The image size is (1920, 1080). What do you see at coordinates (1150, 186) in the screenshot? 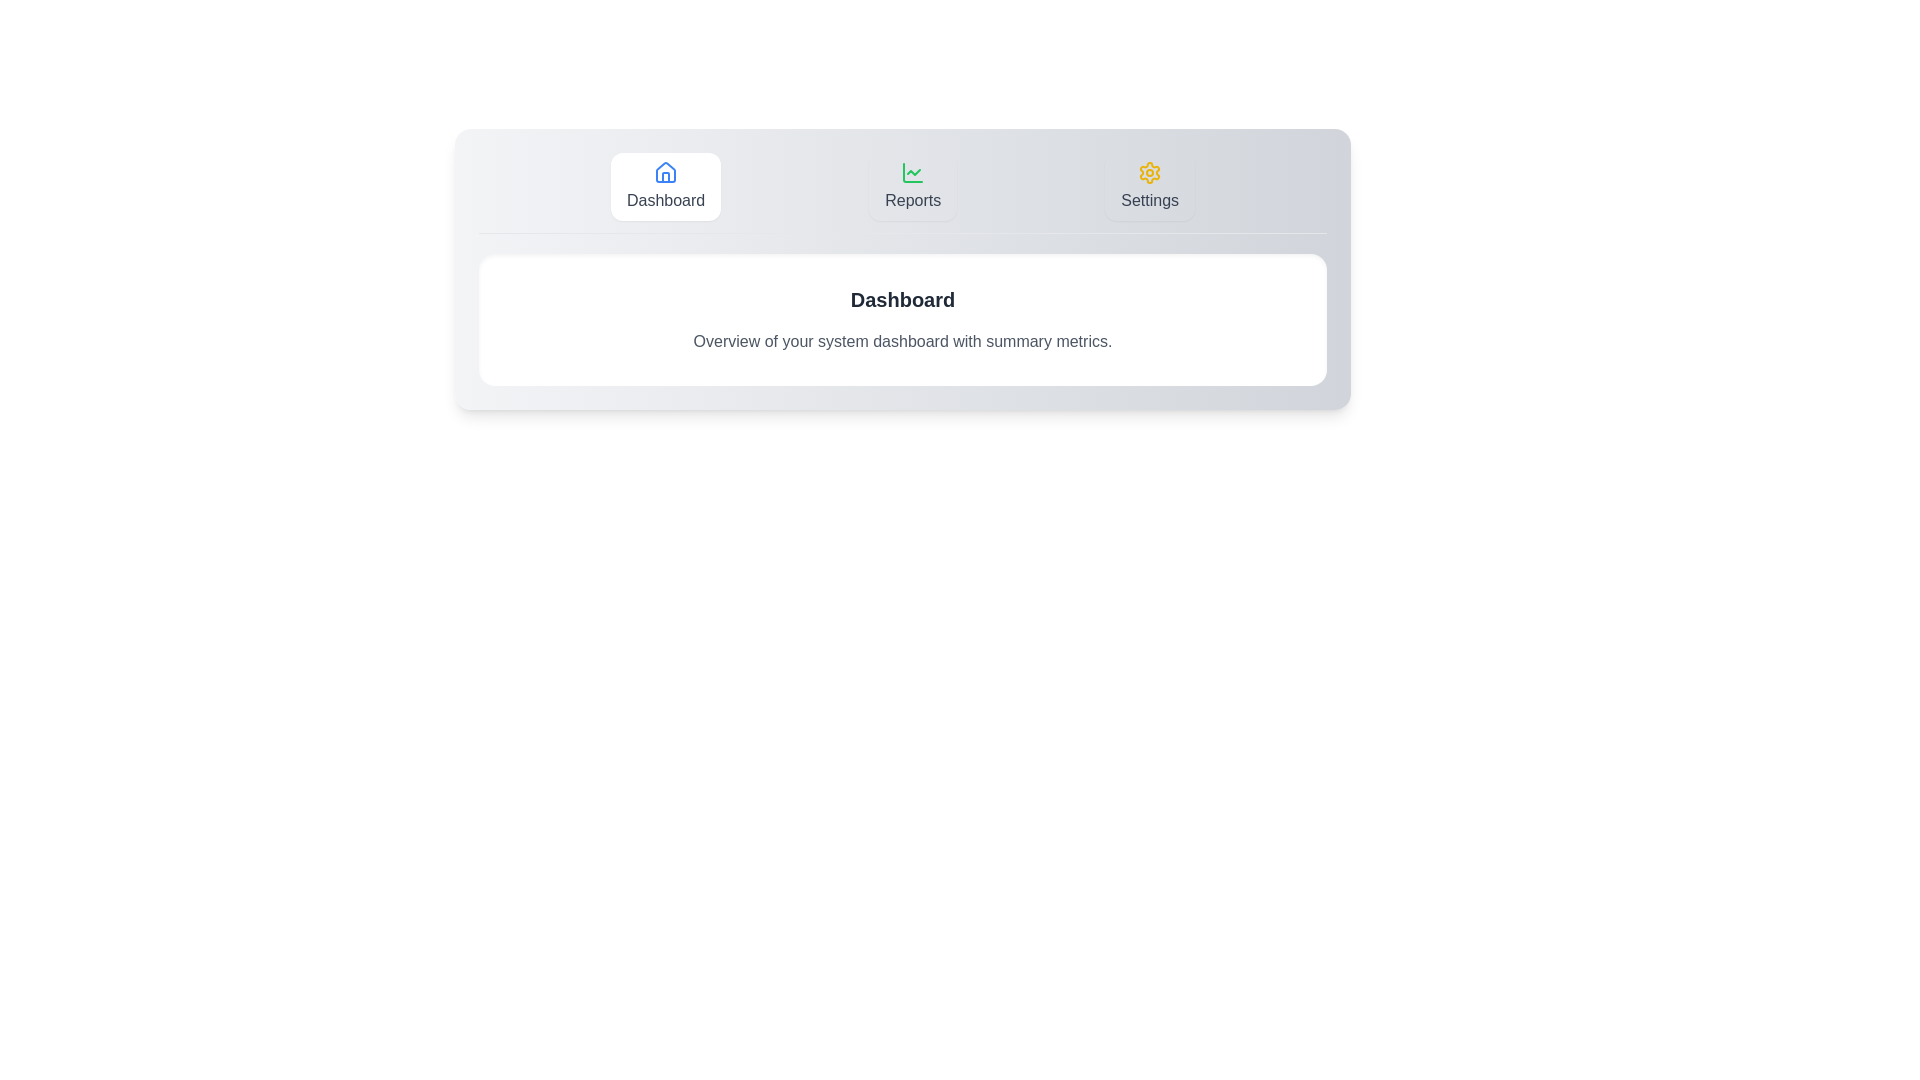
I see `the Settings button to navigate to the corresponding section` at bounding box center [1150, 186].